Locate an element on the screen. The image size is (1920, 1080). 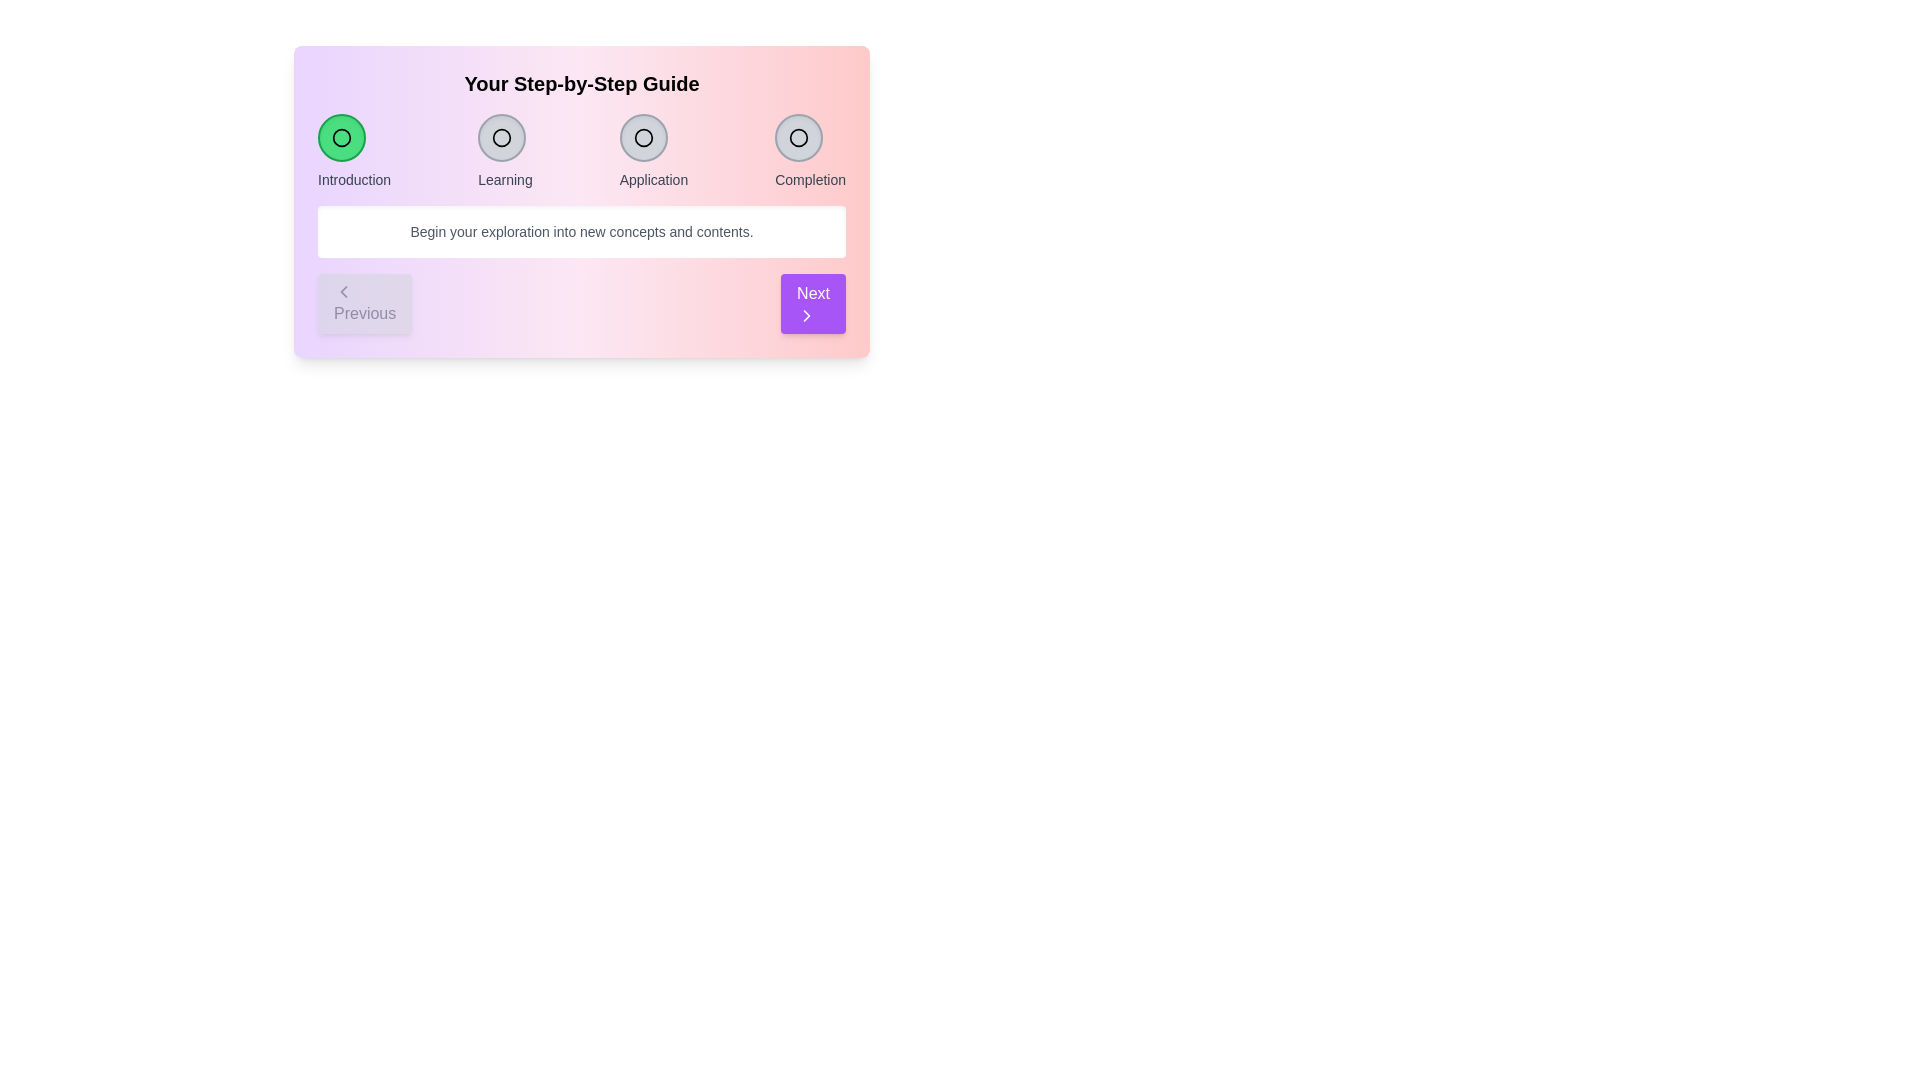
the SVG vector circle that represents the core of the completion step indicator, which is the third circle in the step navigation design is located at coordinates (798, 137).